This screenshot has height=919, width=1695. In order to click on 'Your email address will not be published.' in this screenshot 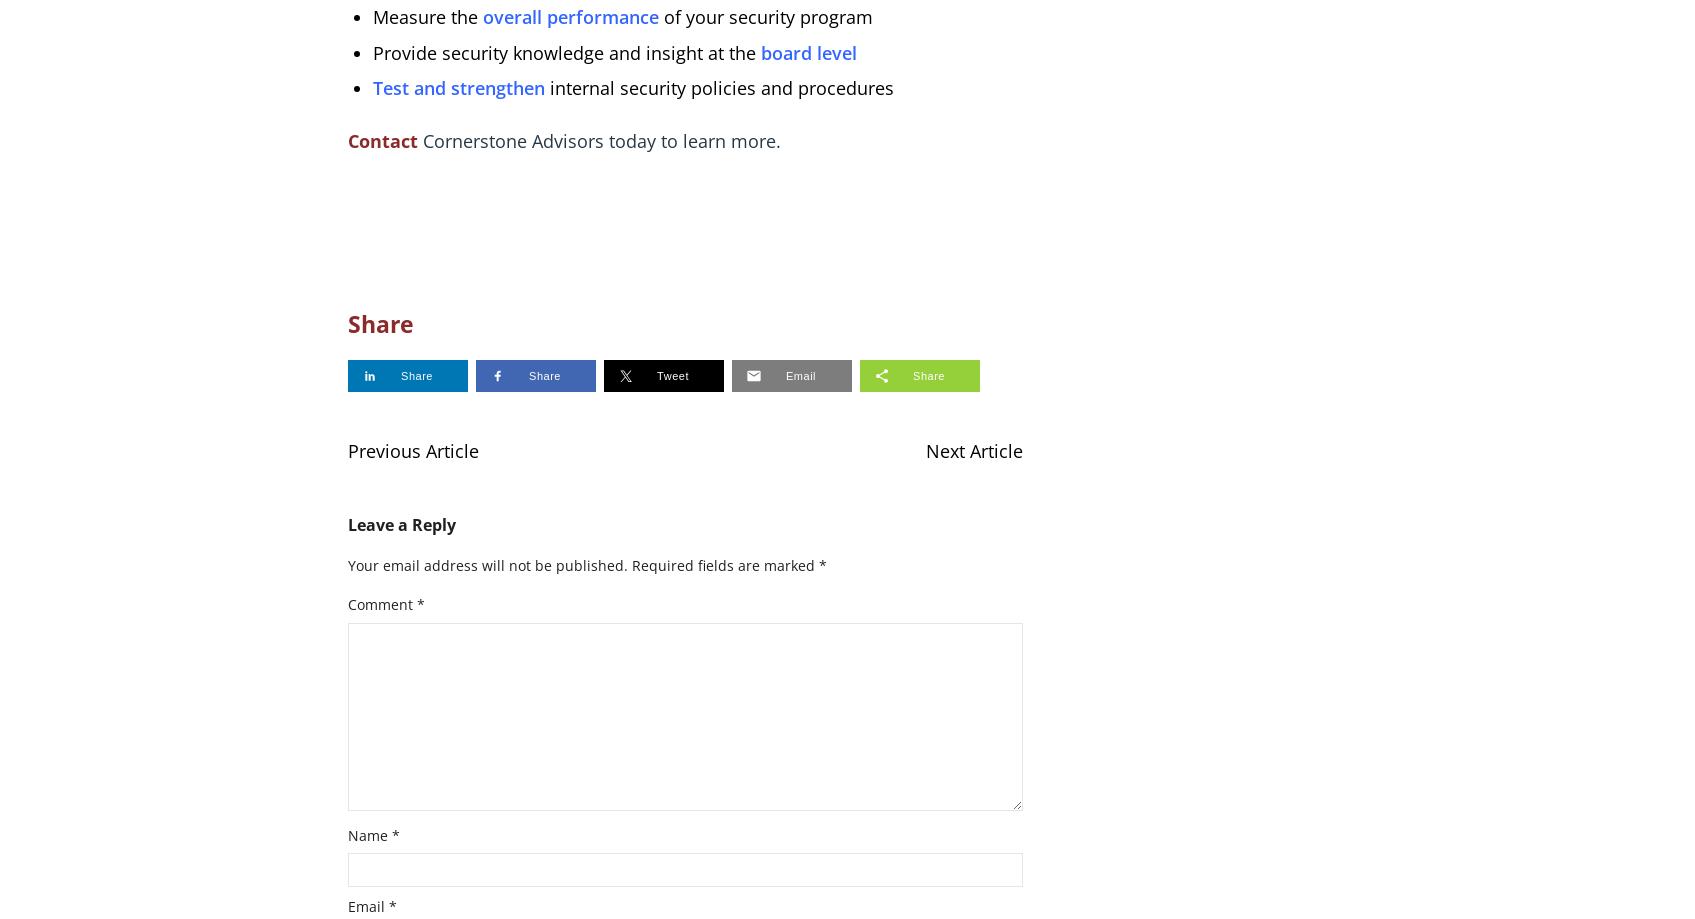, I will do `click(485, 564)`.